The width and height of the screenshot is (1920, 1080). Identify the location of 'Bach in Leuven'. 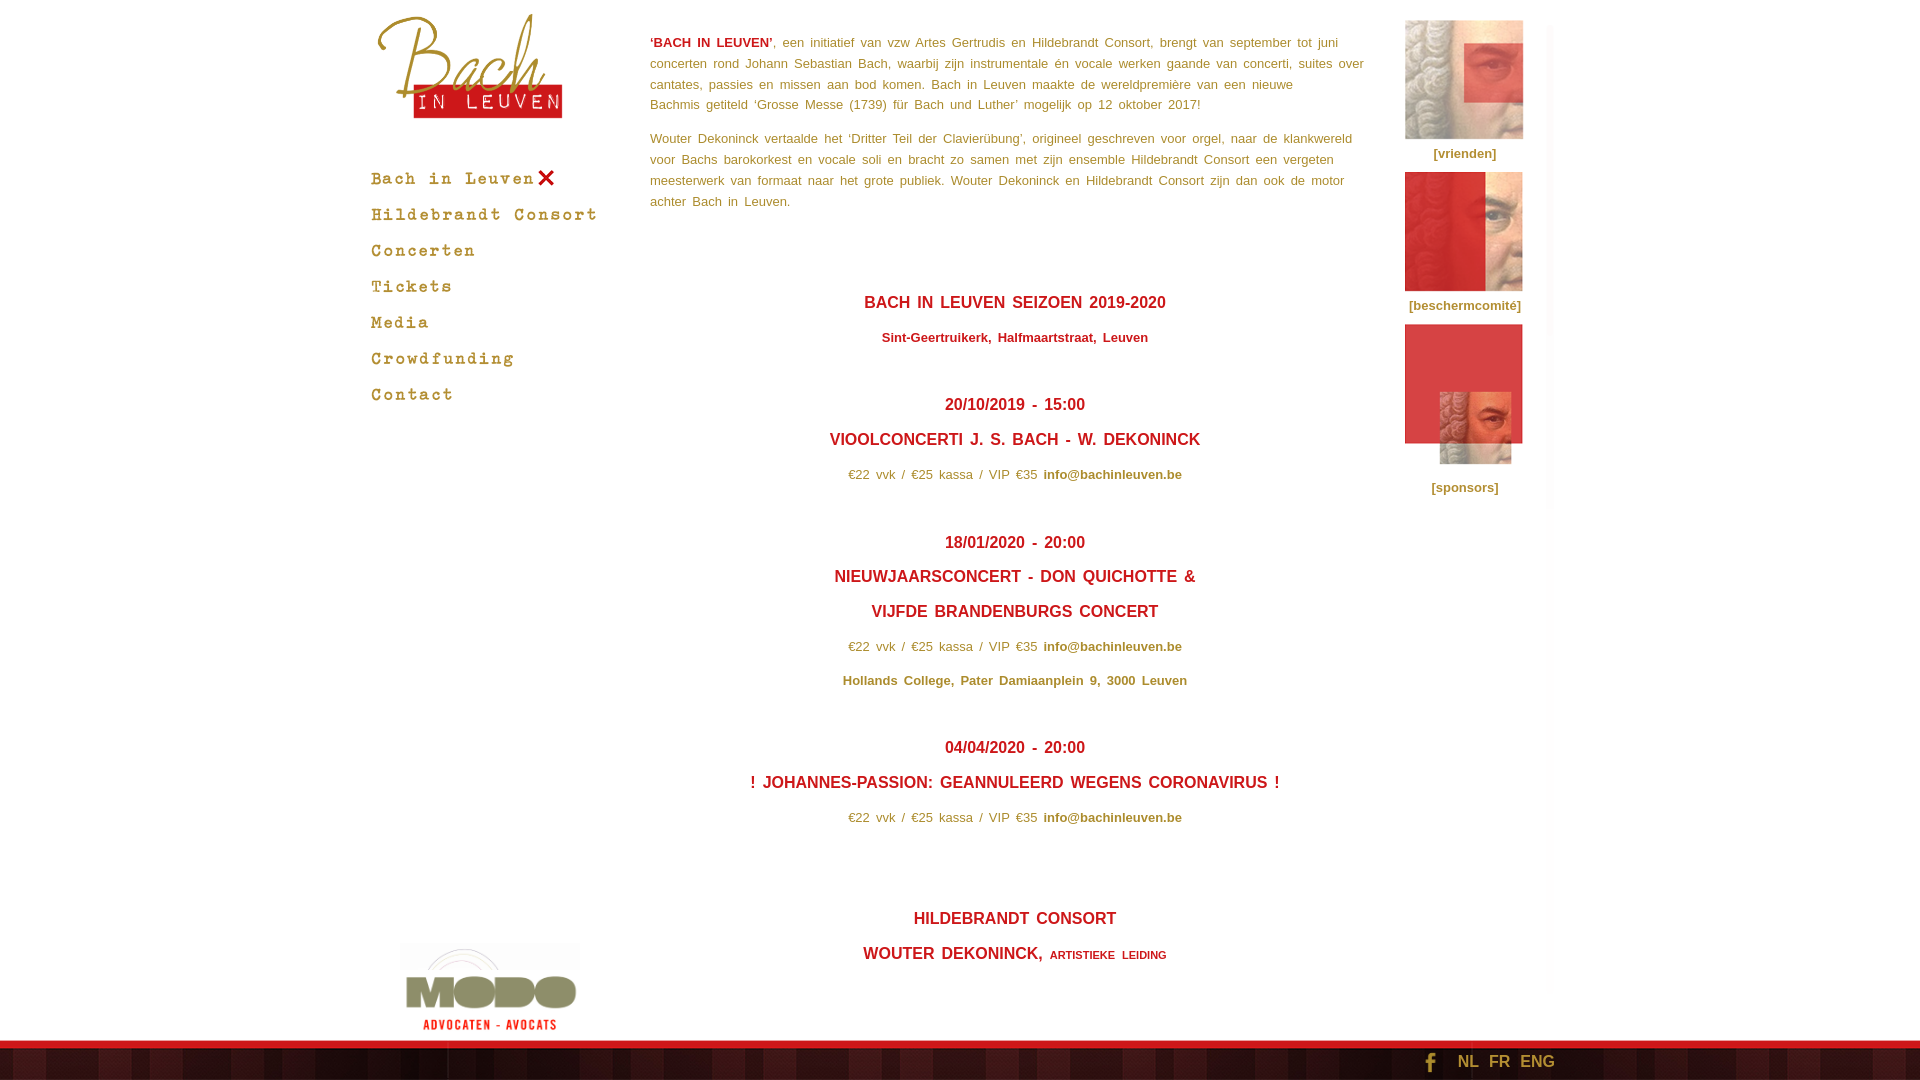
(461, 176).